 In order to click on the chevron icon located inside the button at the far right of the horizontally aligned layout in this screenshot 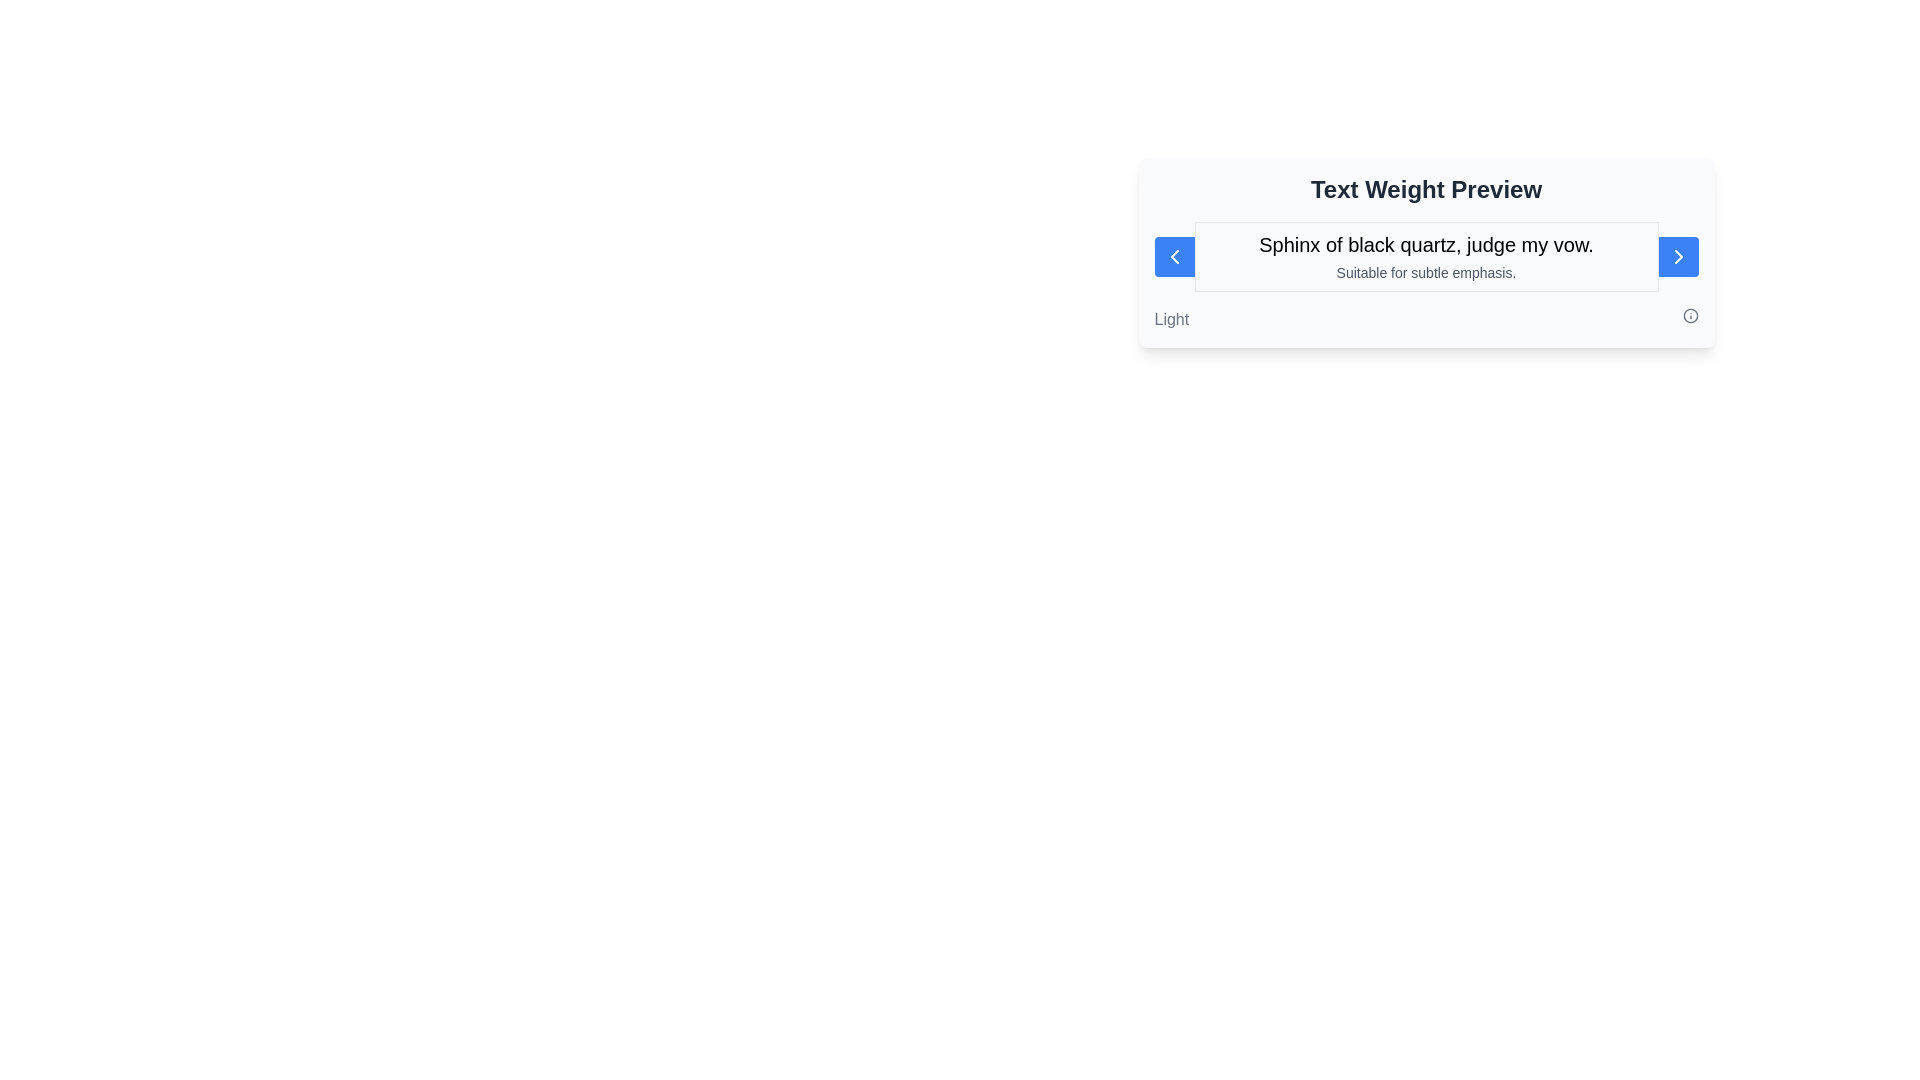, I will do `click(1678, 256)`.